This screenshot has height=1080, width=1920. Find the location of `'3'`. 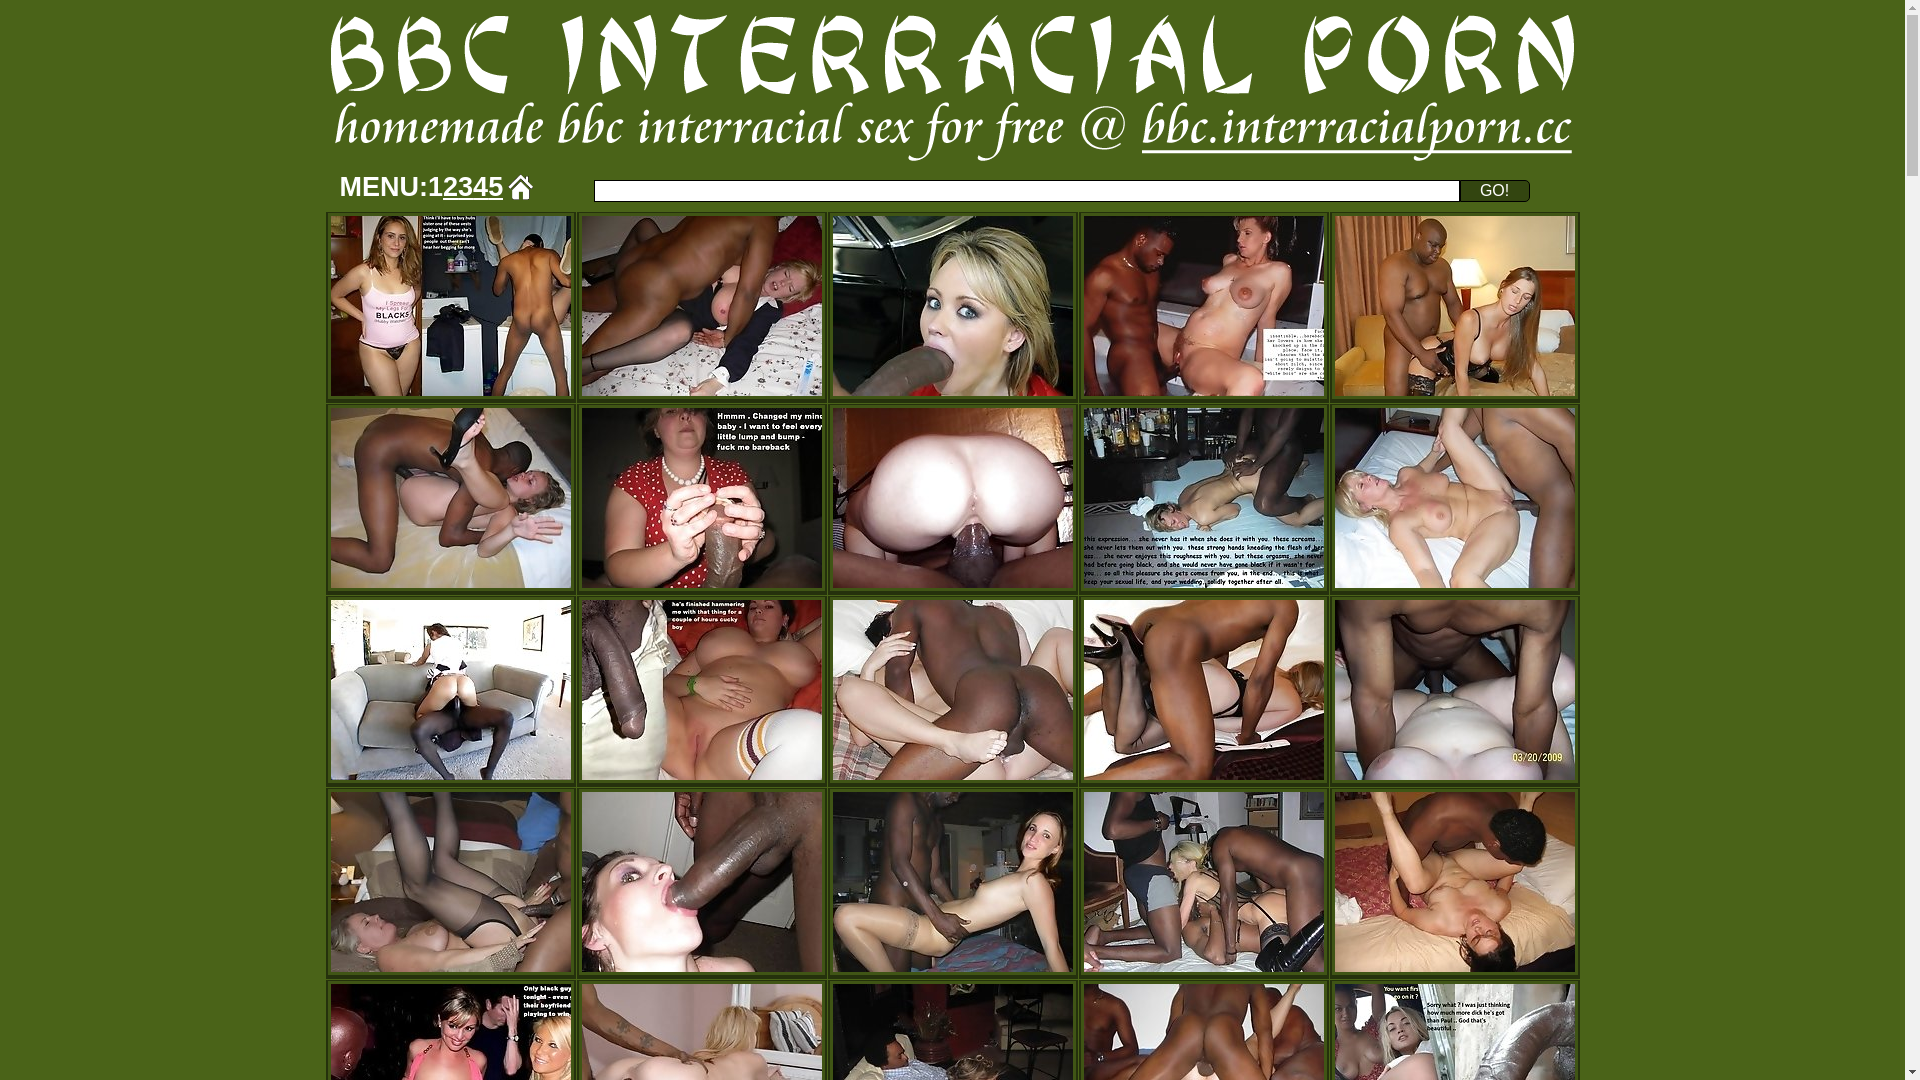

'3' is located at coordinates (464, 186).